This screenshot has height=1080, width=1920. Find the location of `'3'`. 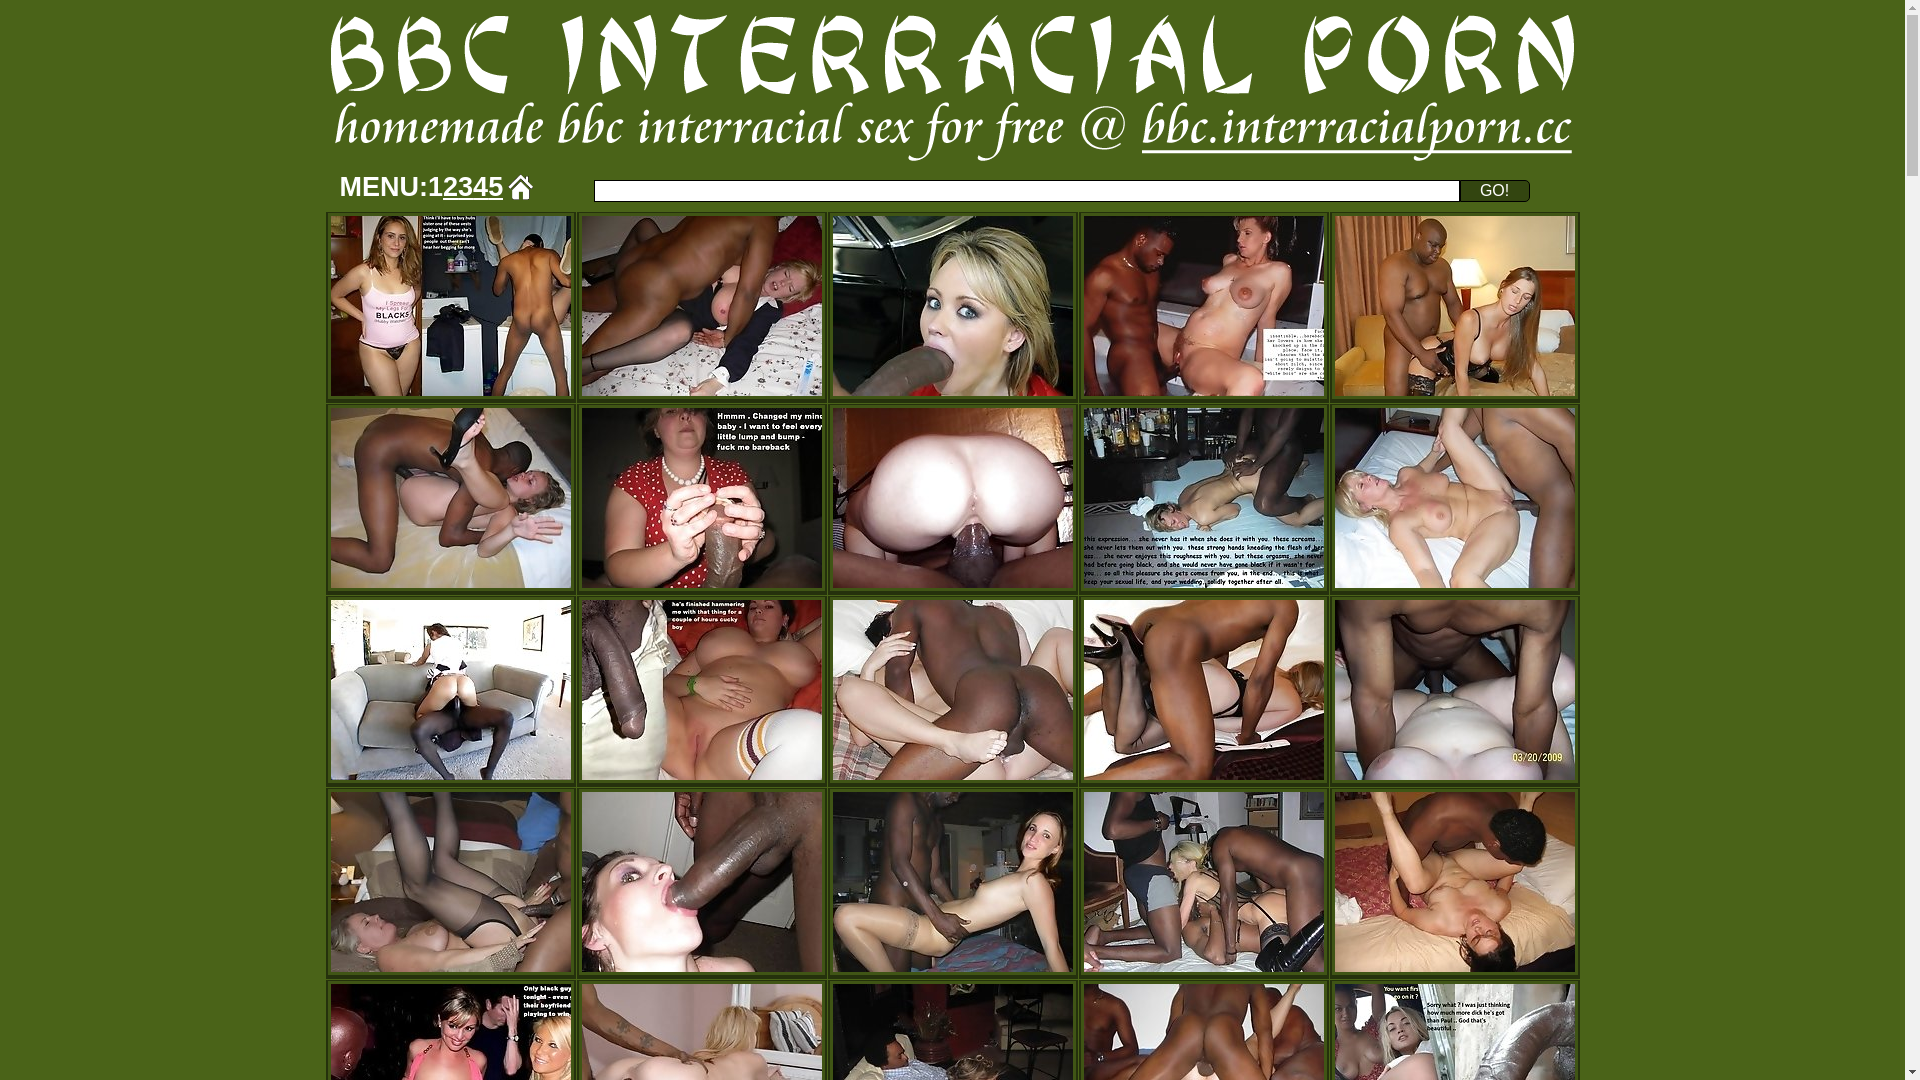

'3' is located at coordinates (464, 186).